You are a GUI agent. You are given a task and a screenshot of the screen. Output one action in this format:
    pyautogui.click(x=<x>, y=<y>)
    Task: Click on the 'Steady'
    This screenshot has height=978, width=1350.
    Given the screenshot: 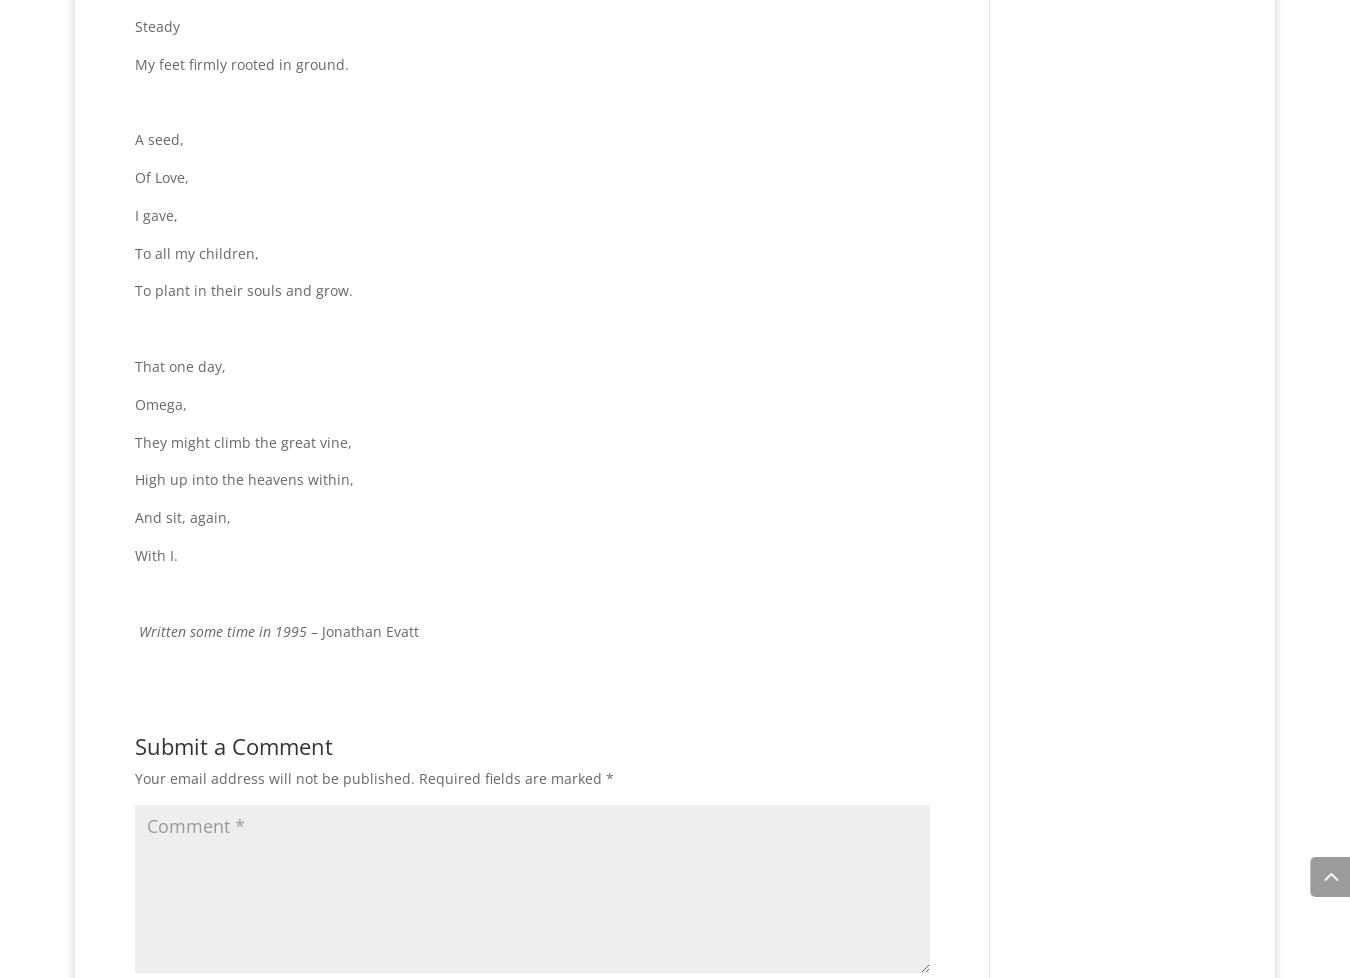 What is the action you would take?
    pyautogui.click(x=157, y=25)
    